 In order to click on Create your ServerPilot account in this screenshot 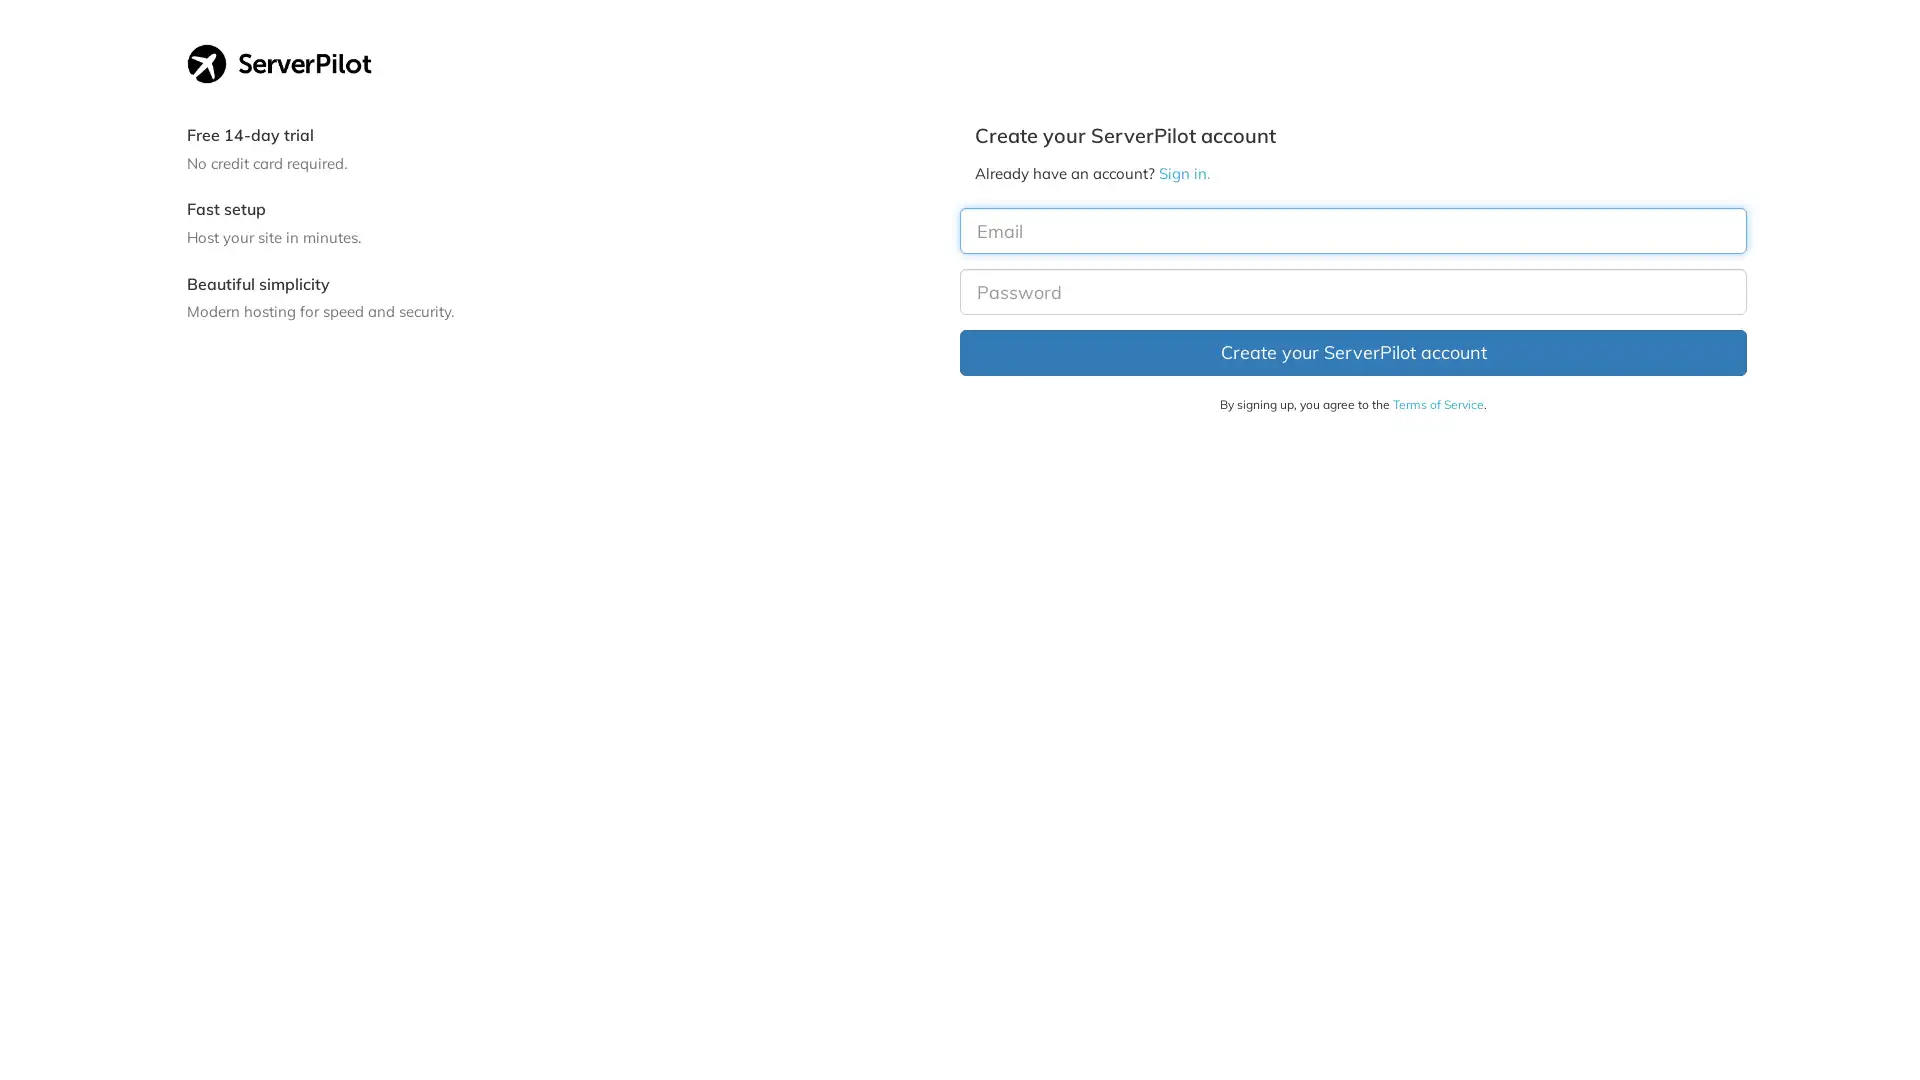, I will do `click(1353, 352)`.